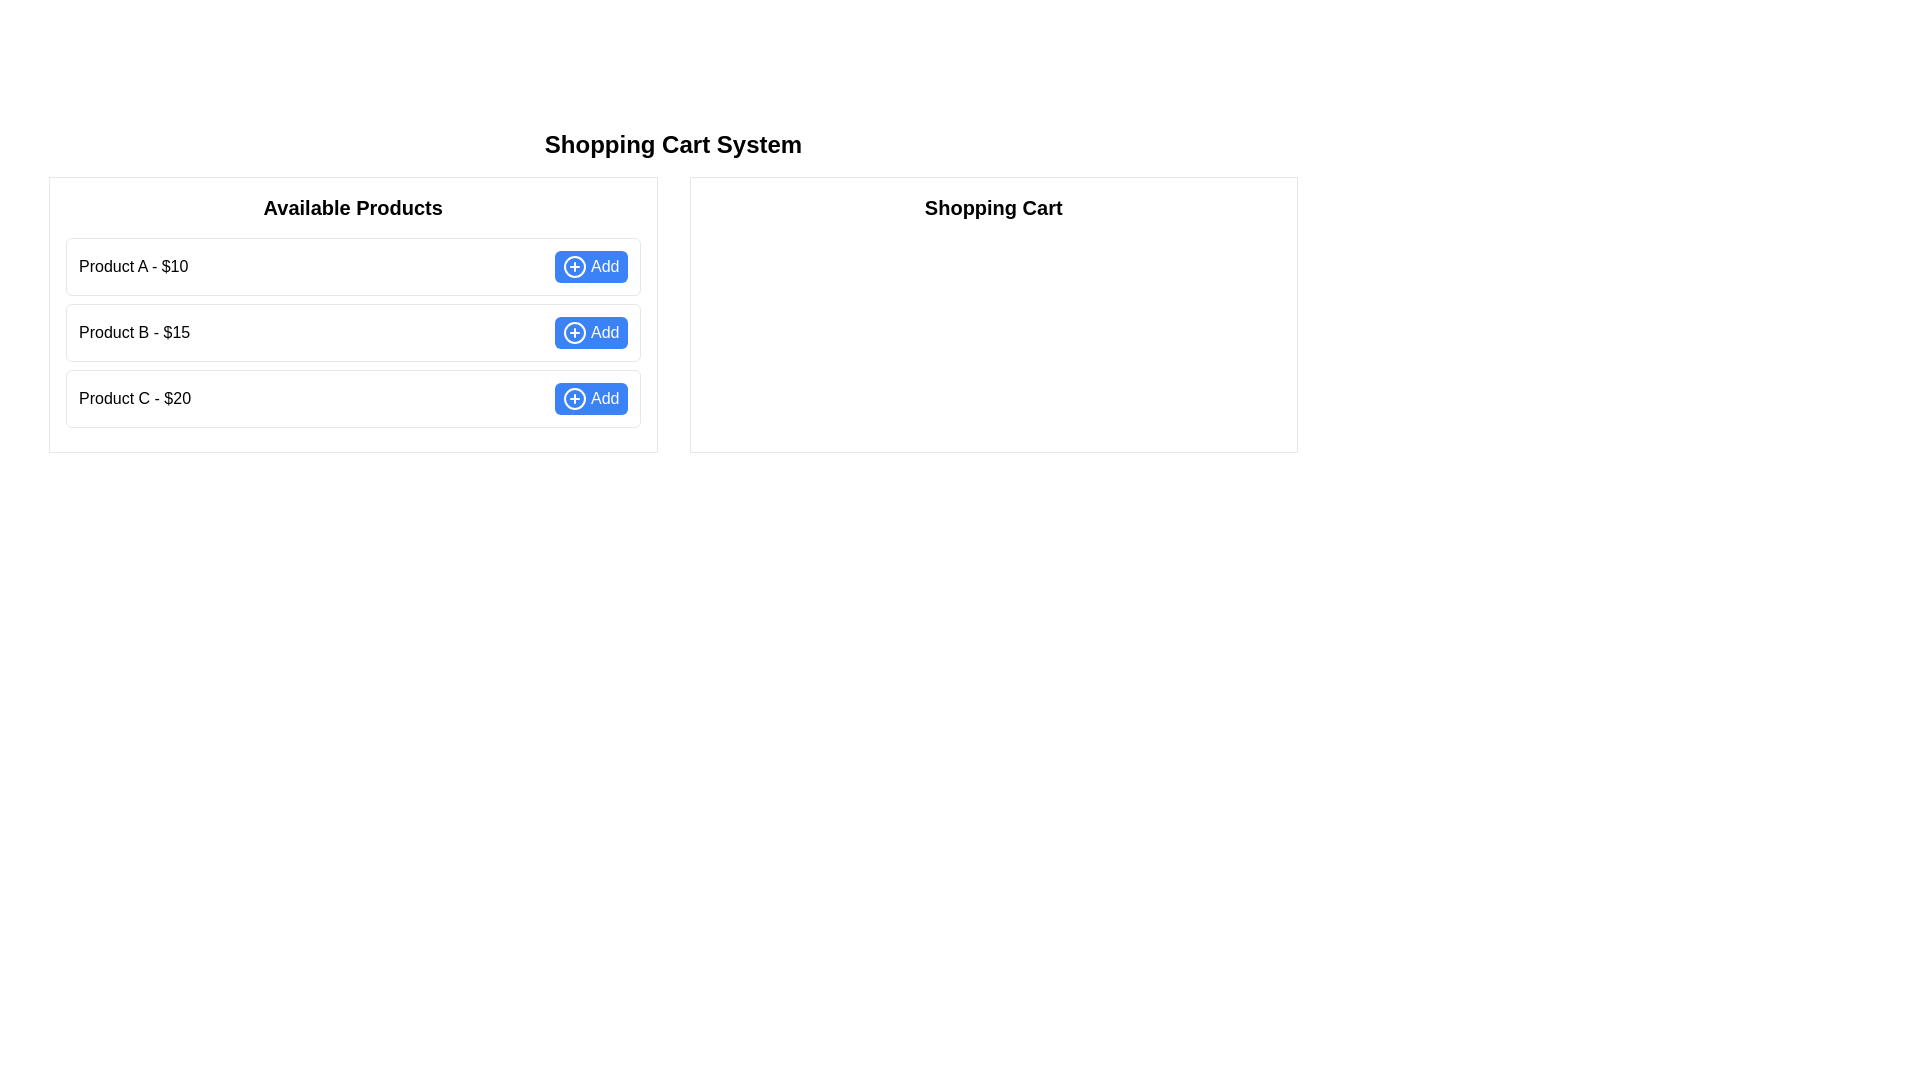 The image size is (1920, 1080). I want to click on the state of the circle icon with a plus sign inside, which has a blue background and white outline, located at the left end of the 'Add' button for 'Product A' in the 'Available Products' list, so click(574, 265).